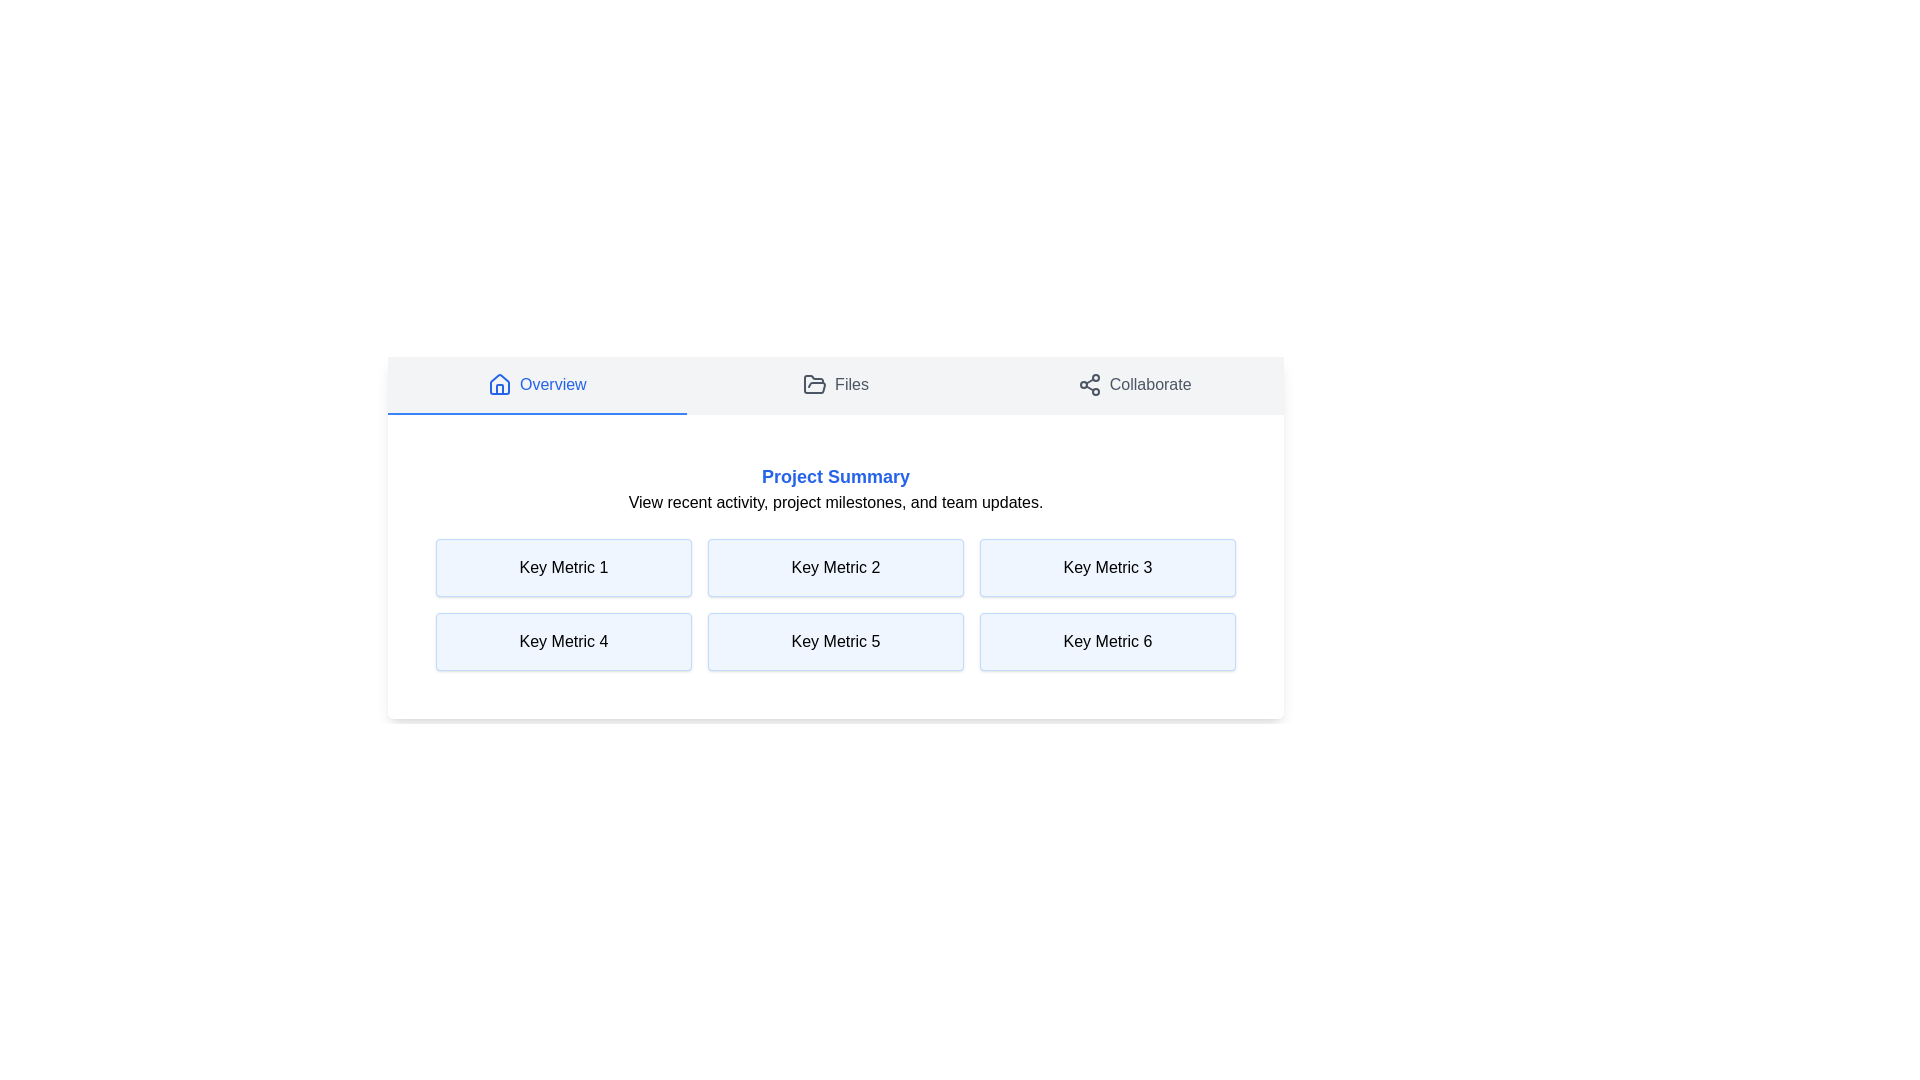 The width and height of the screenshot is (1920, 1080). What do you see at coordinates (851, 385) in the screenshot?
I see `the 'Files' text label in the top navigation bar, which is associated with file management and is positioned between the 'Overview' and 'Collaborate' elements` at bounding box center [851, 385].